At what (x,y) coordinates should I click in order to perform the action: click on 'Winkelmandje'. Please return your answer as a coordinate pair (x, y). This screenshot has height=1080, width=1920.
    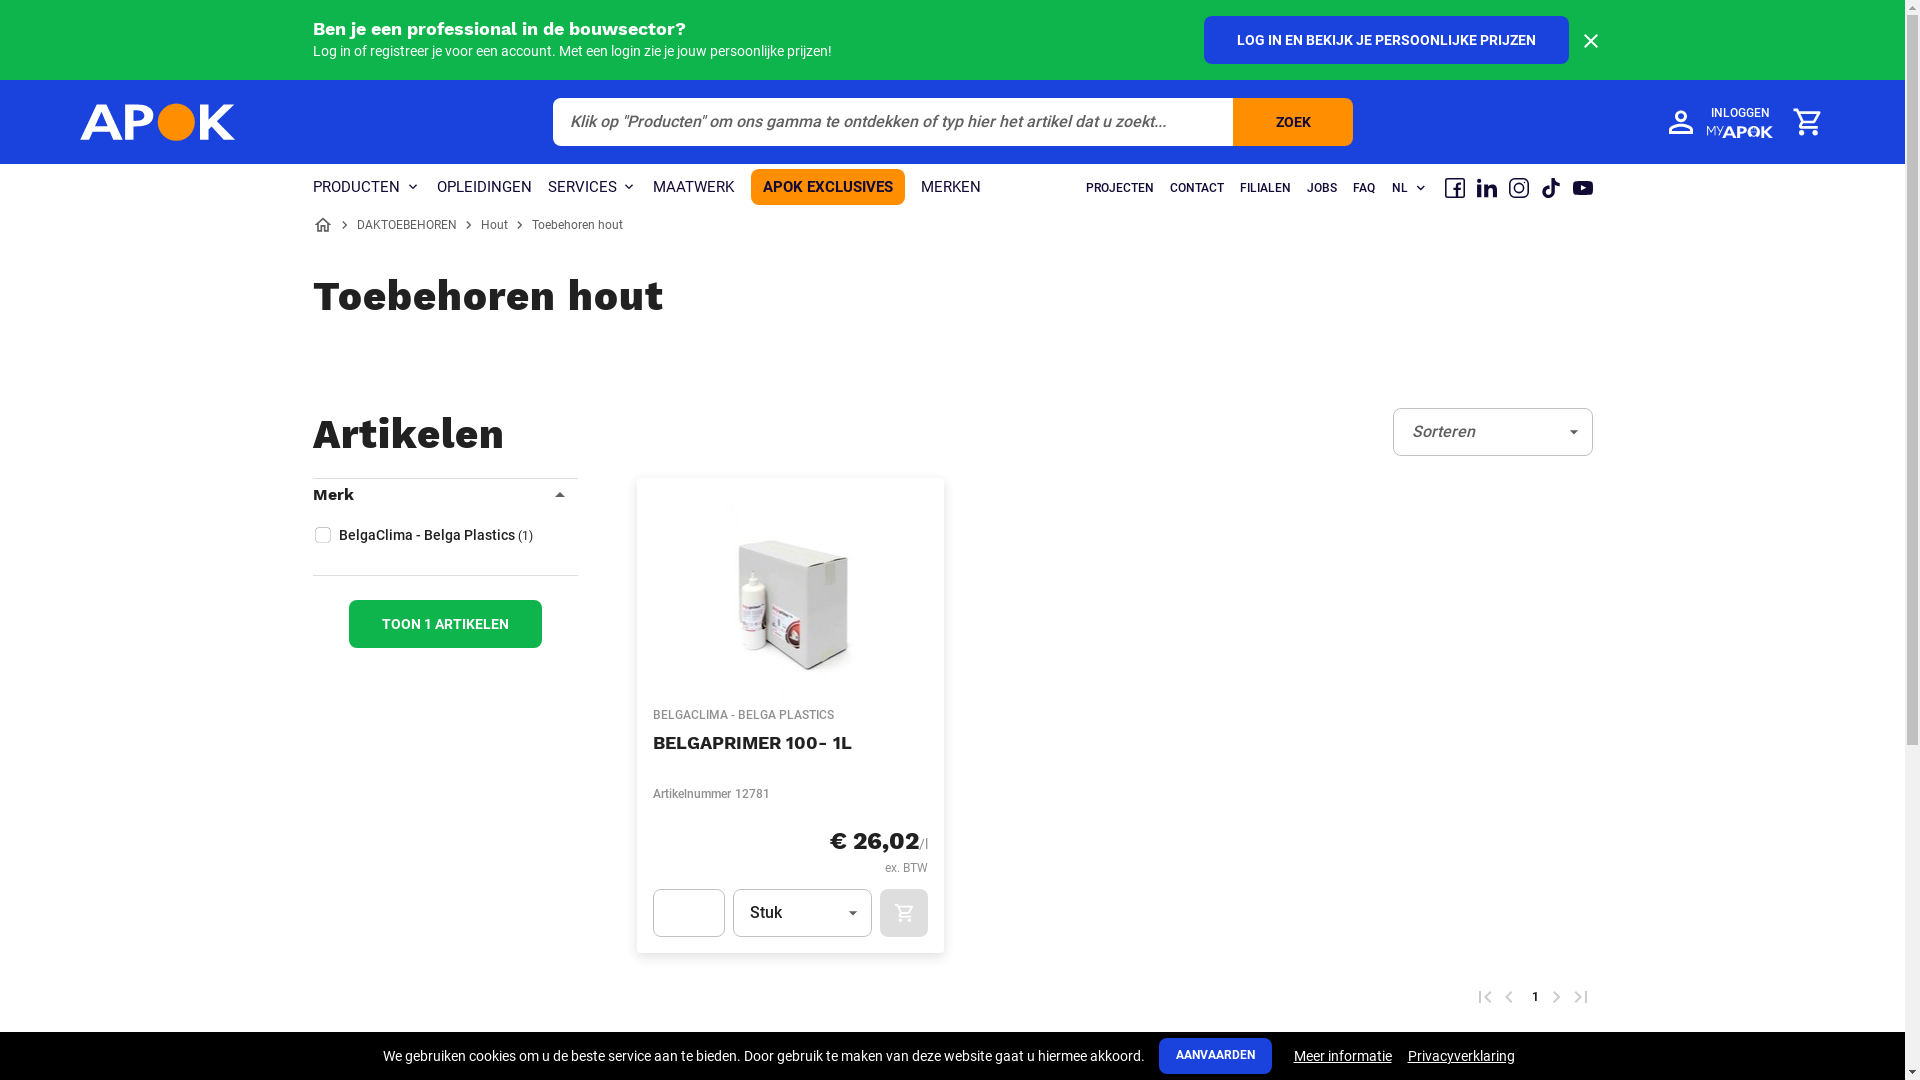
    Looking at the image, I should click on (1789, 122).